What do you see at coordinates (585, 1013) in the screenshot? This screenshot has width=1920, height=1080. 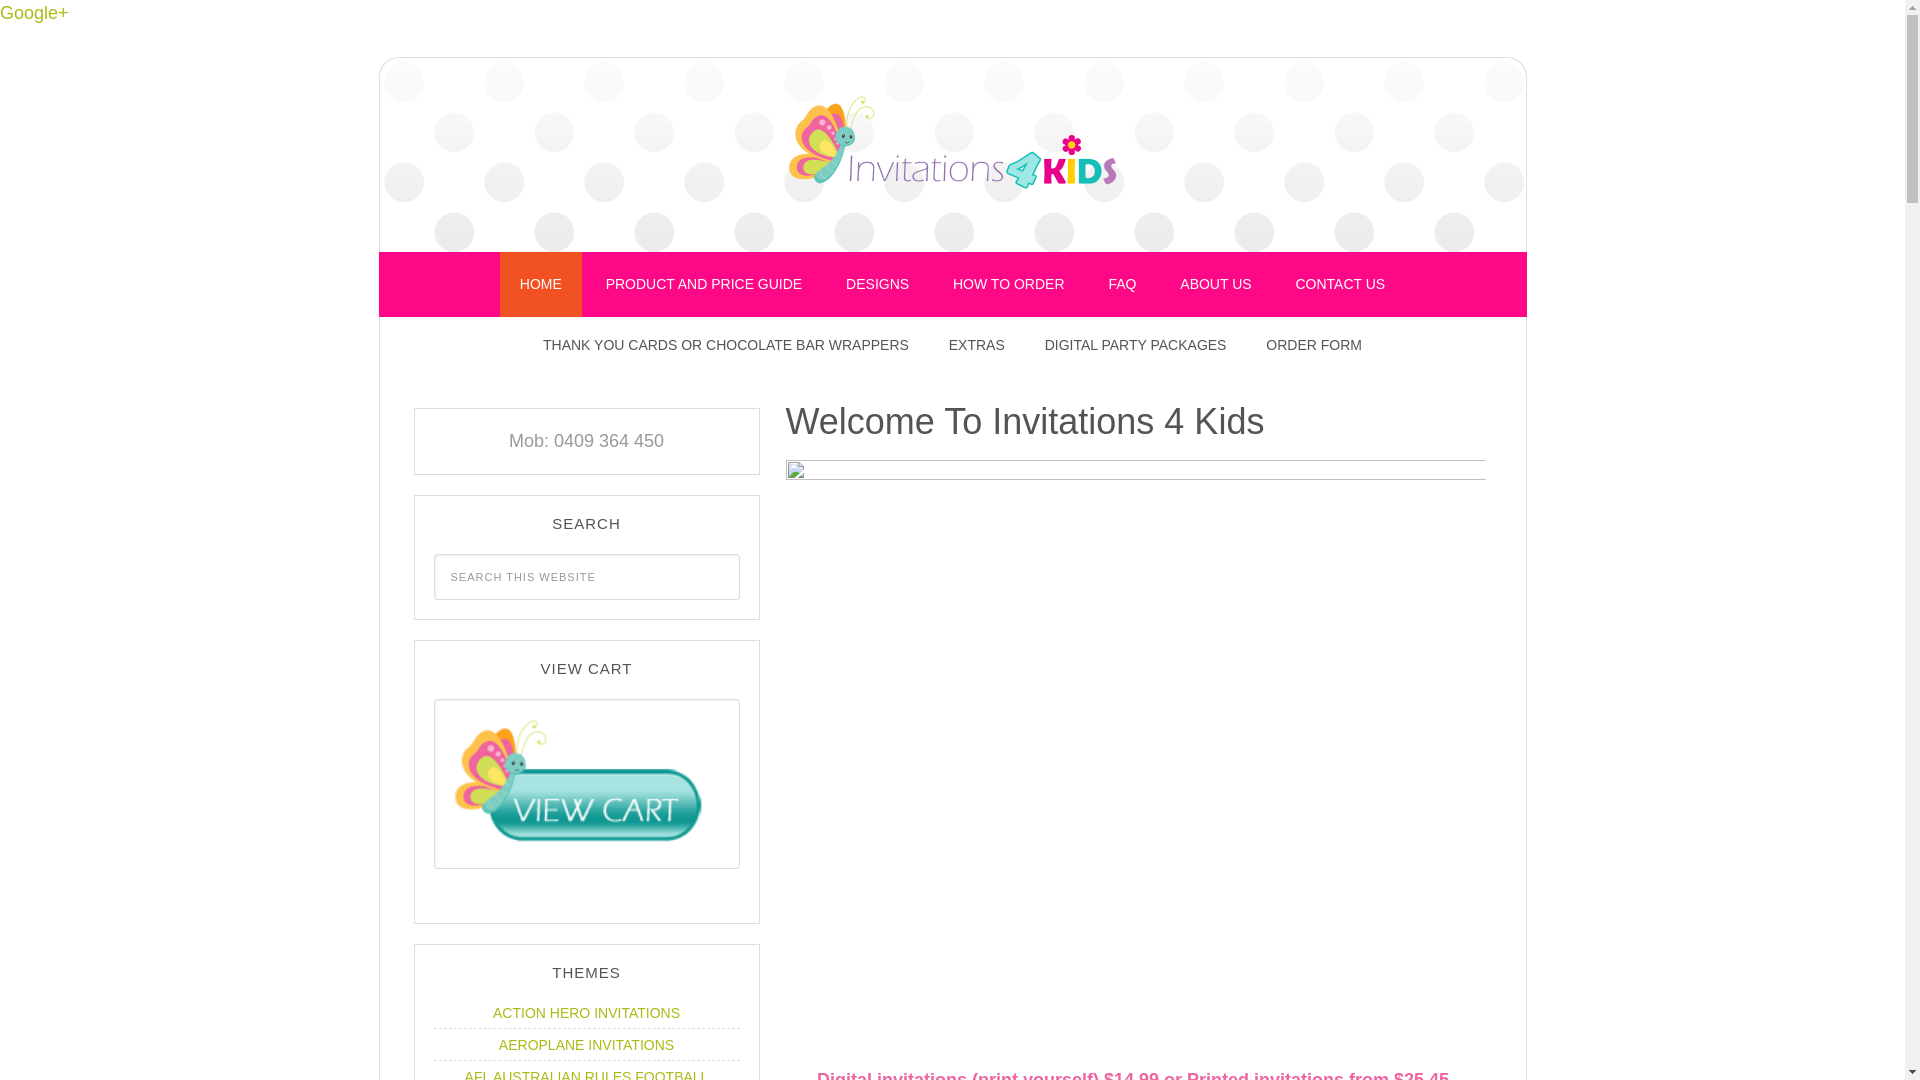 I see `'ACTION HERO INVITATIONS'` at bounding box center [585, 1013].